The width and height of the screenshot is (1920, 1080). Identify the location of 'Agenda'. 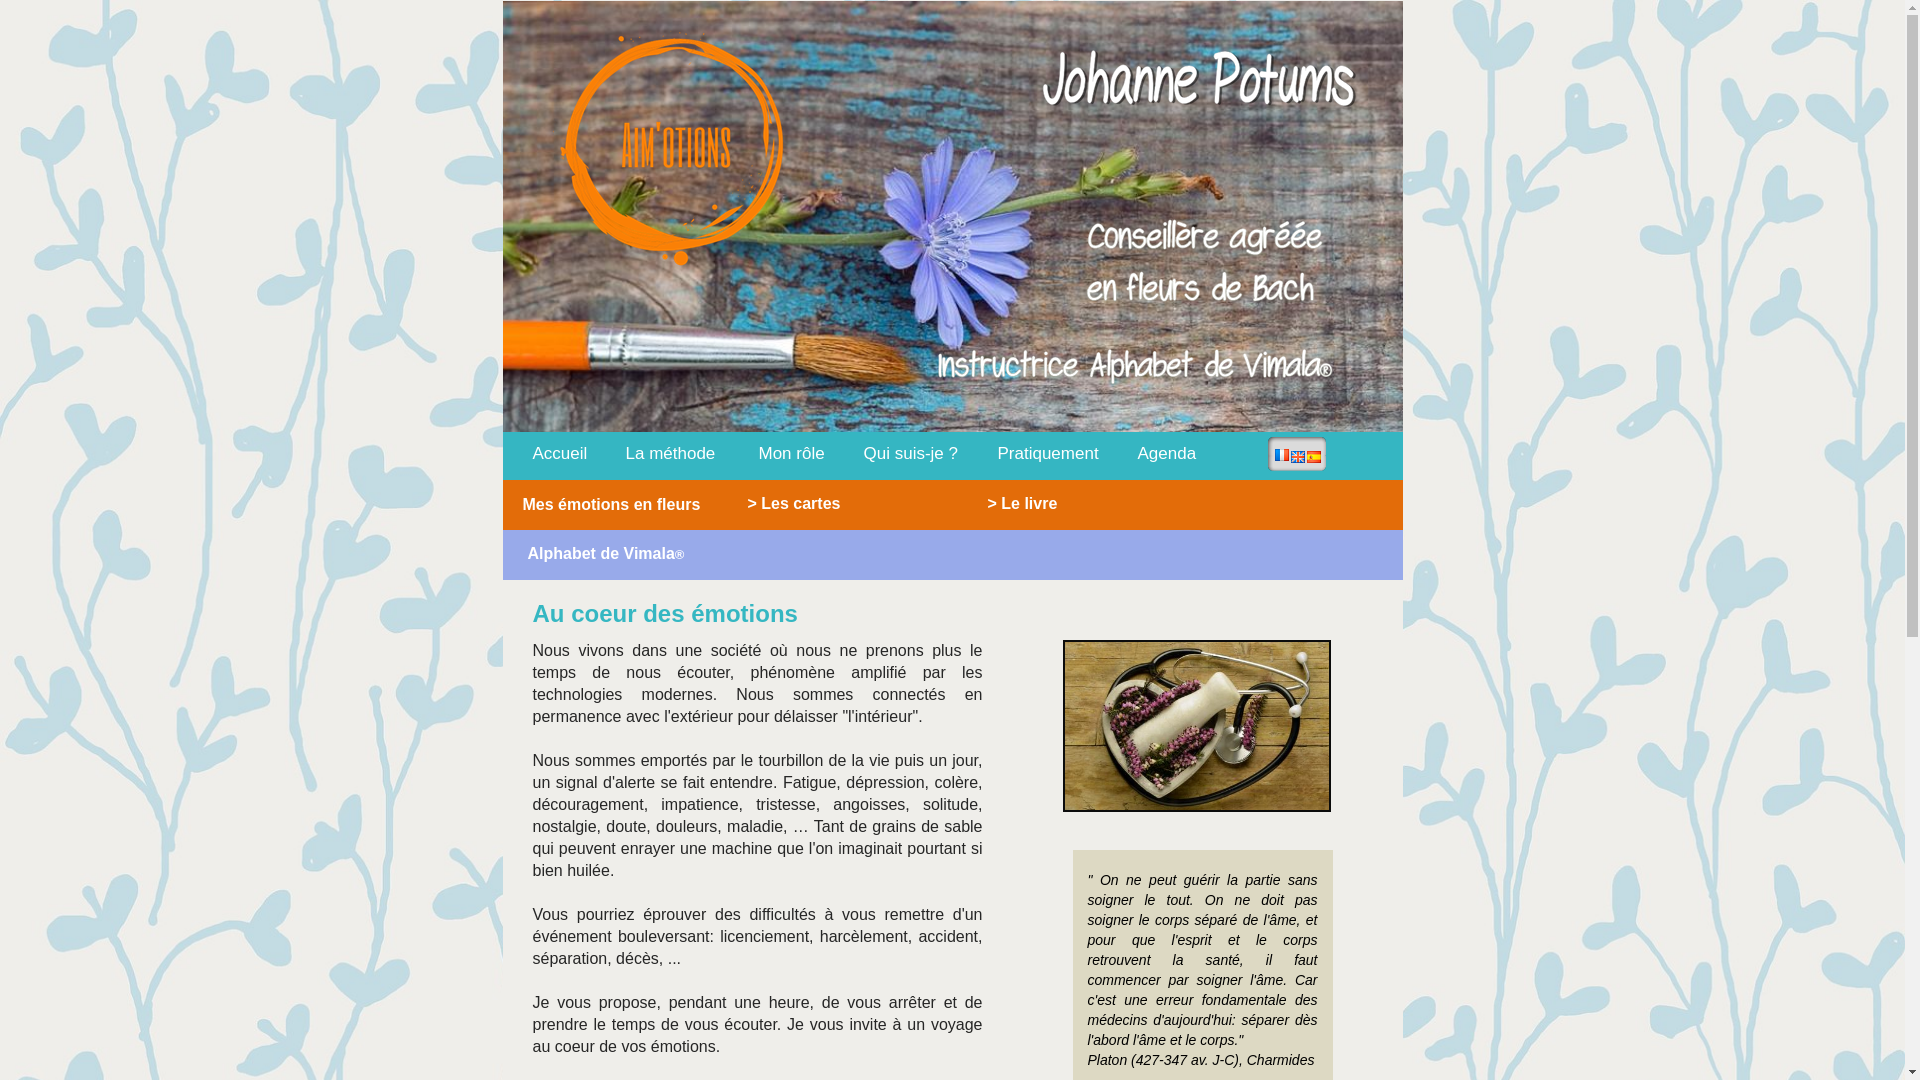
(1167, 452).